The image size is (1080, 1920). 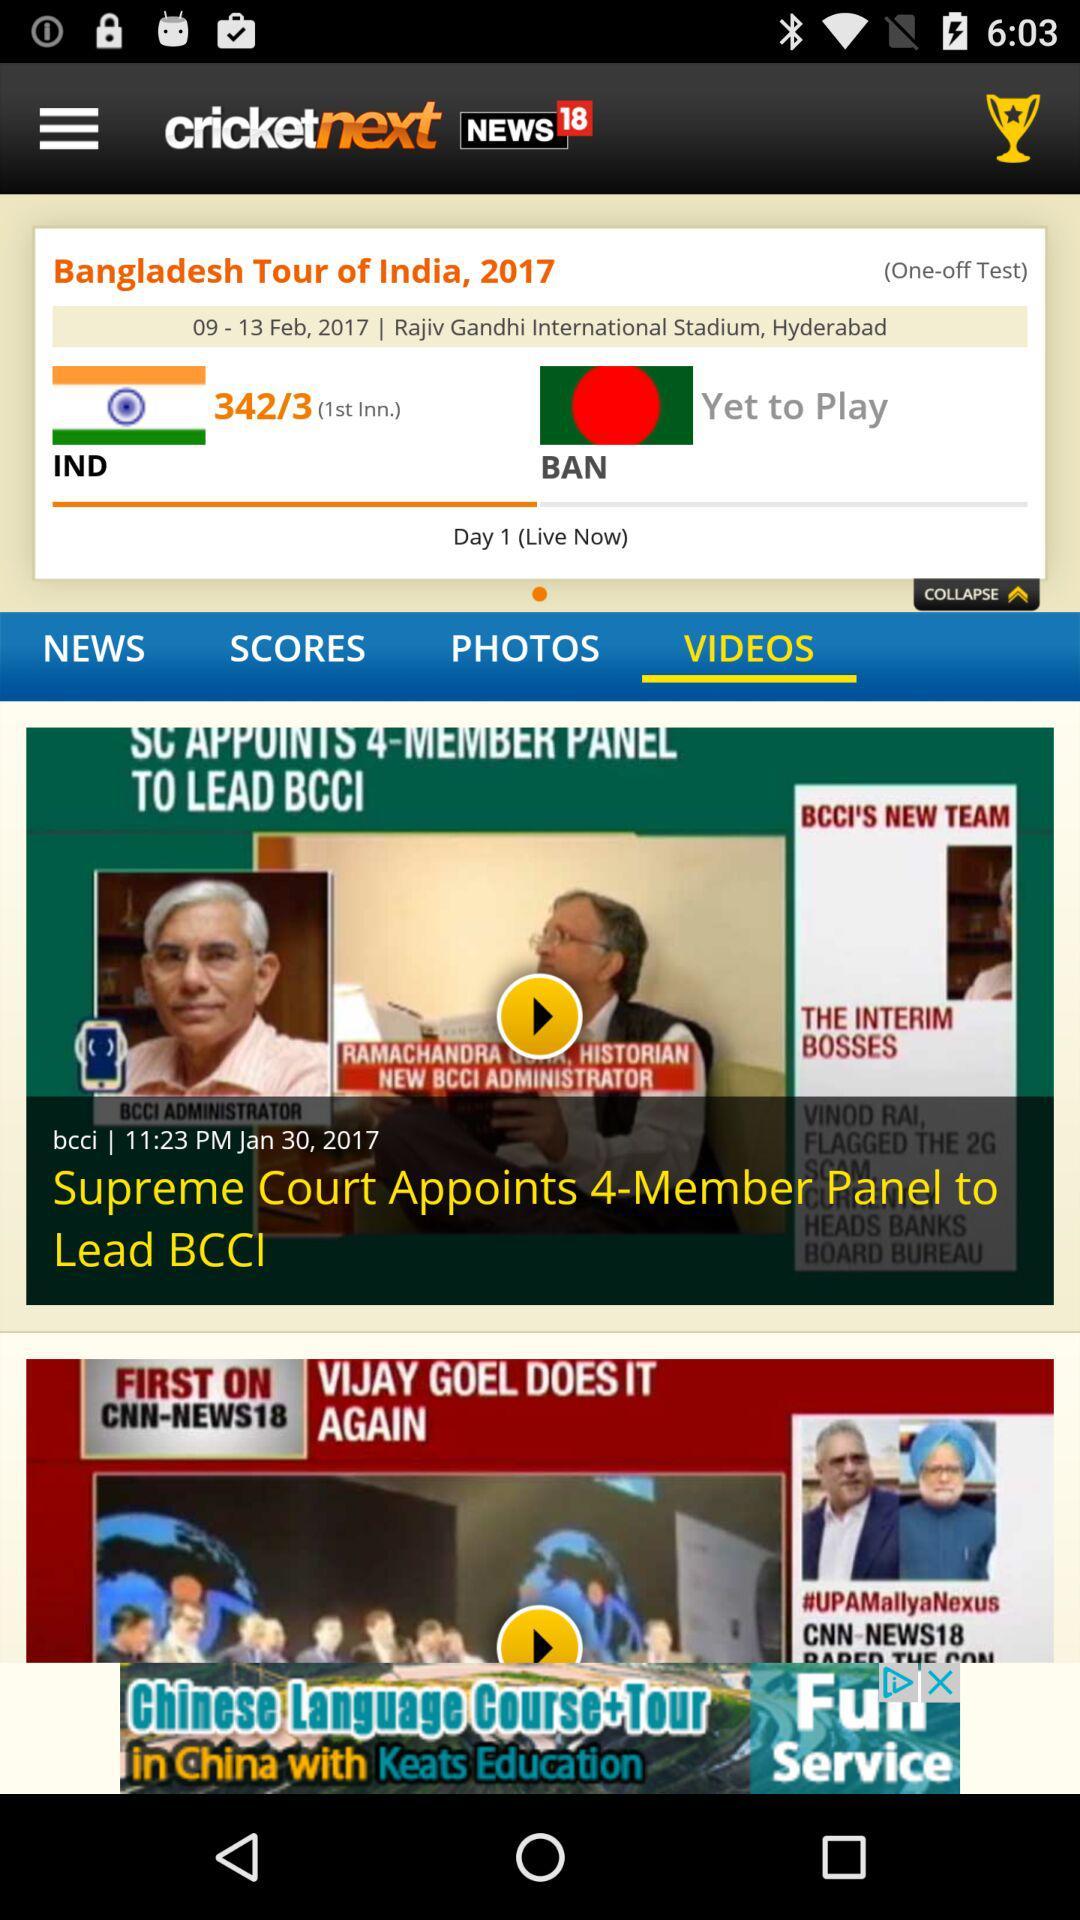 What do you see at coordinates (378, 127) in the screenshot?
I see `refresh homepage` at bounding box center [378, 127].